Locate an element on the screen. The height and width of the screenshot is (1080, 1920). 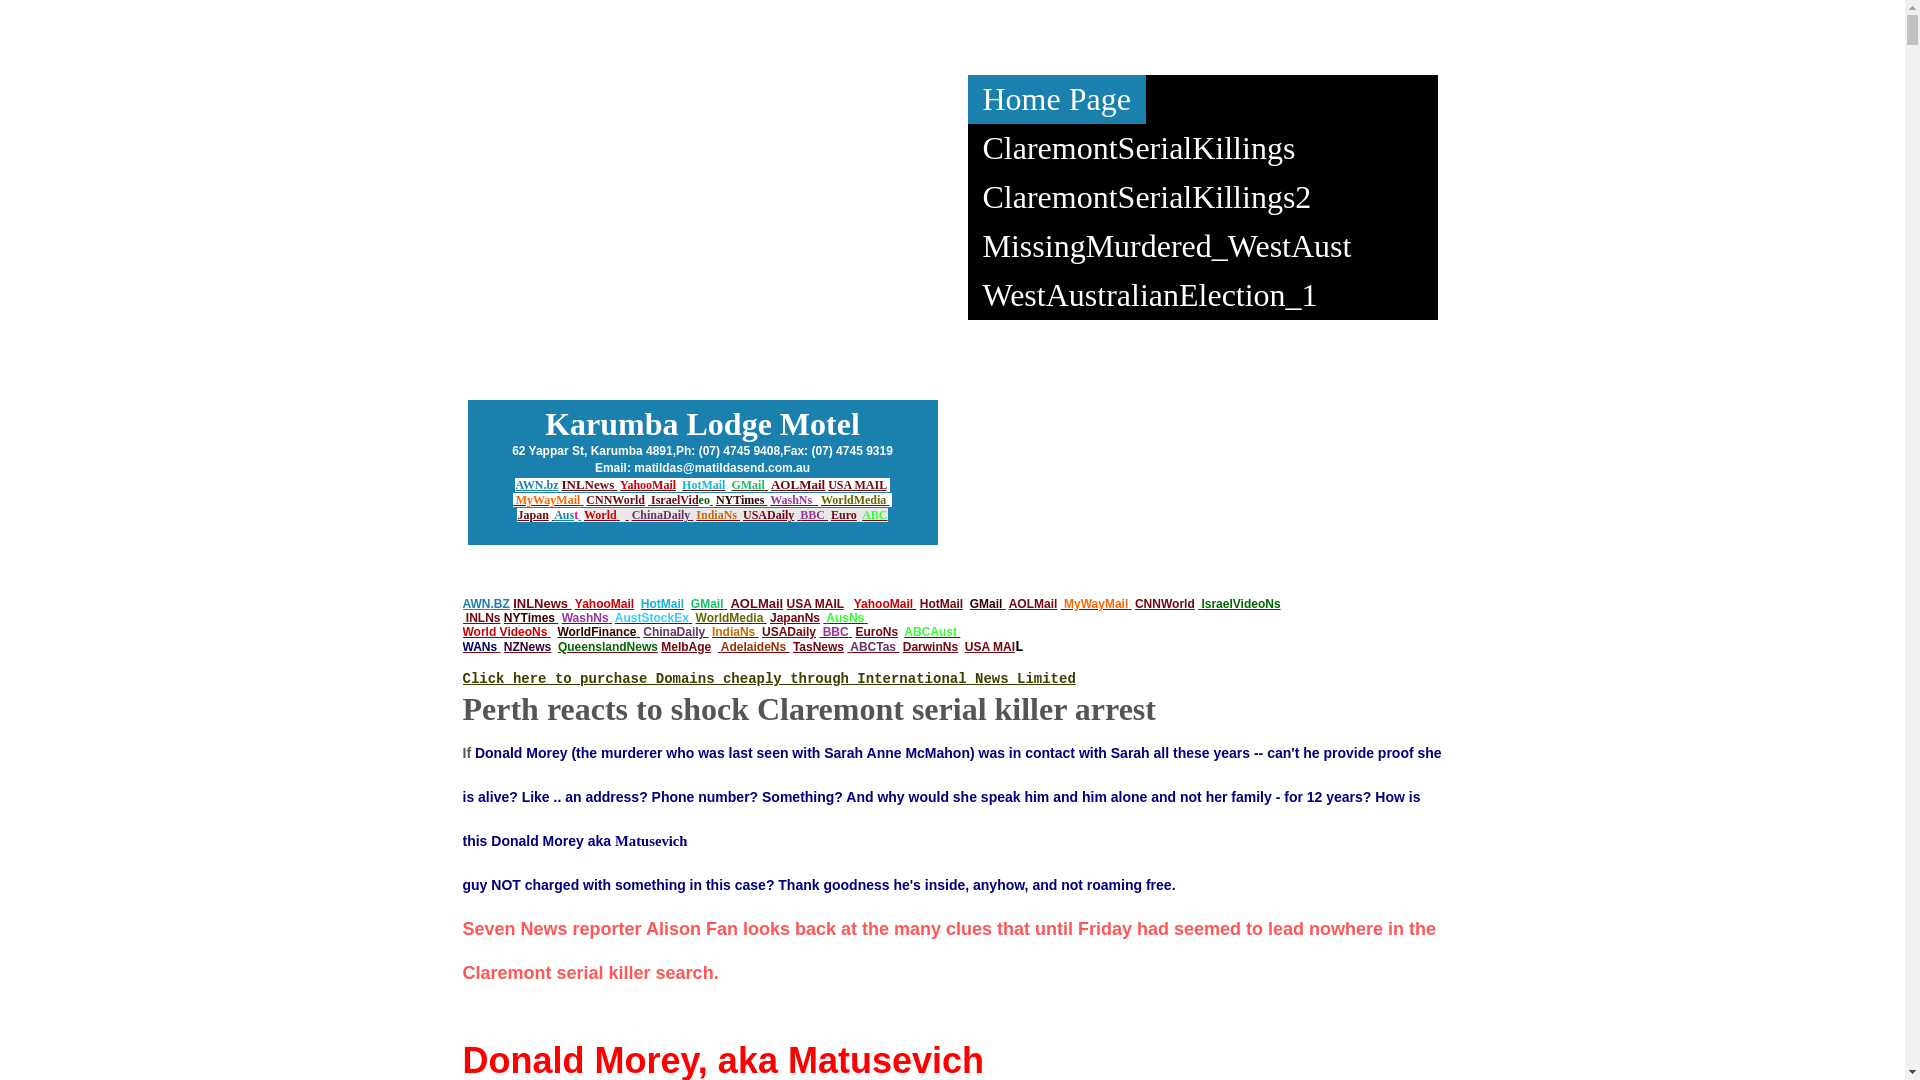
'ABCAust' is located at coordinates (929, 632).